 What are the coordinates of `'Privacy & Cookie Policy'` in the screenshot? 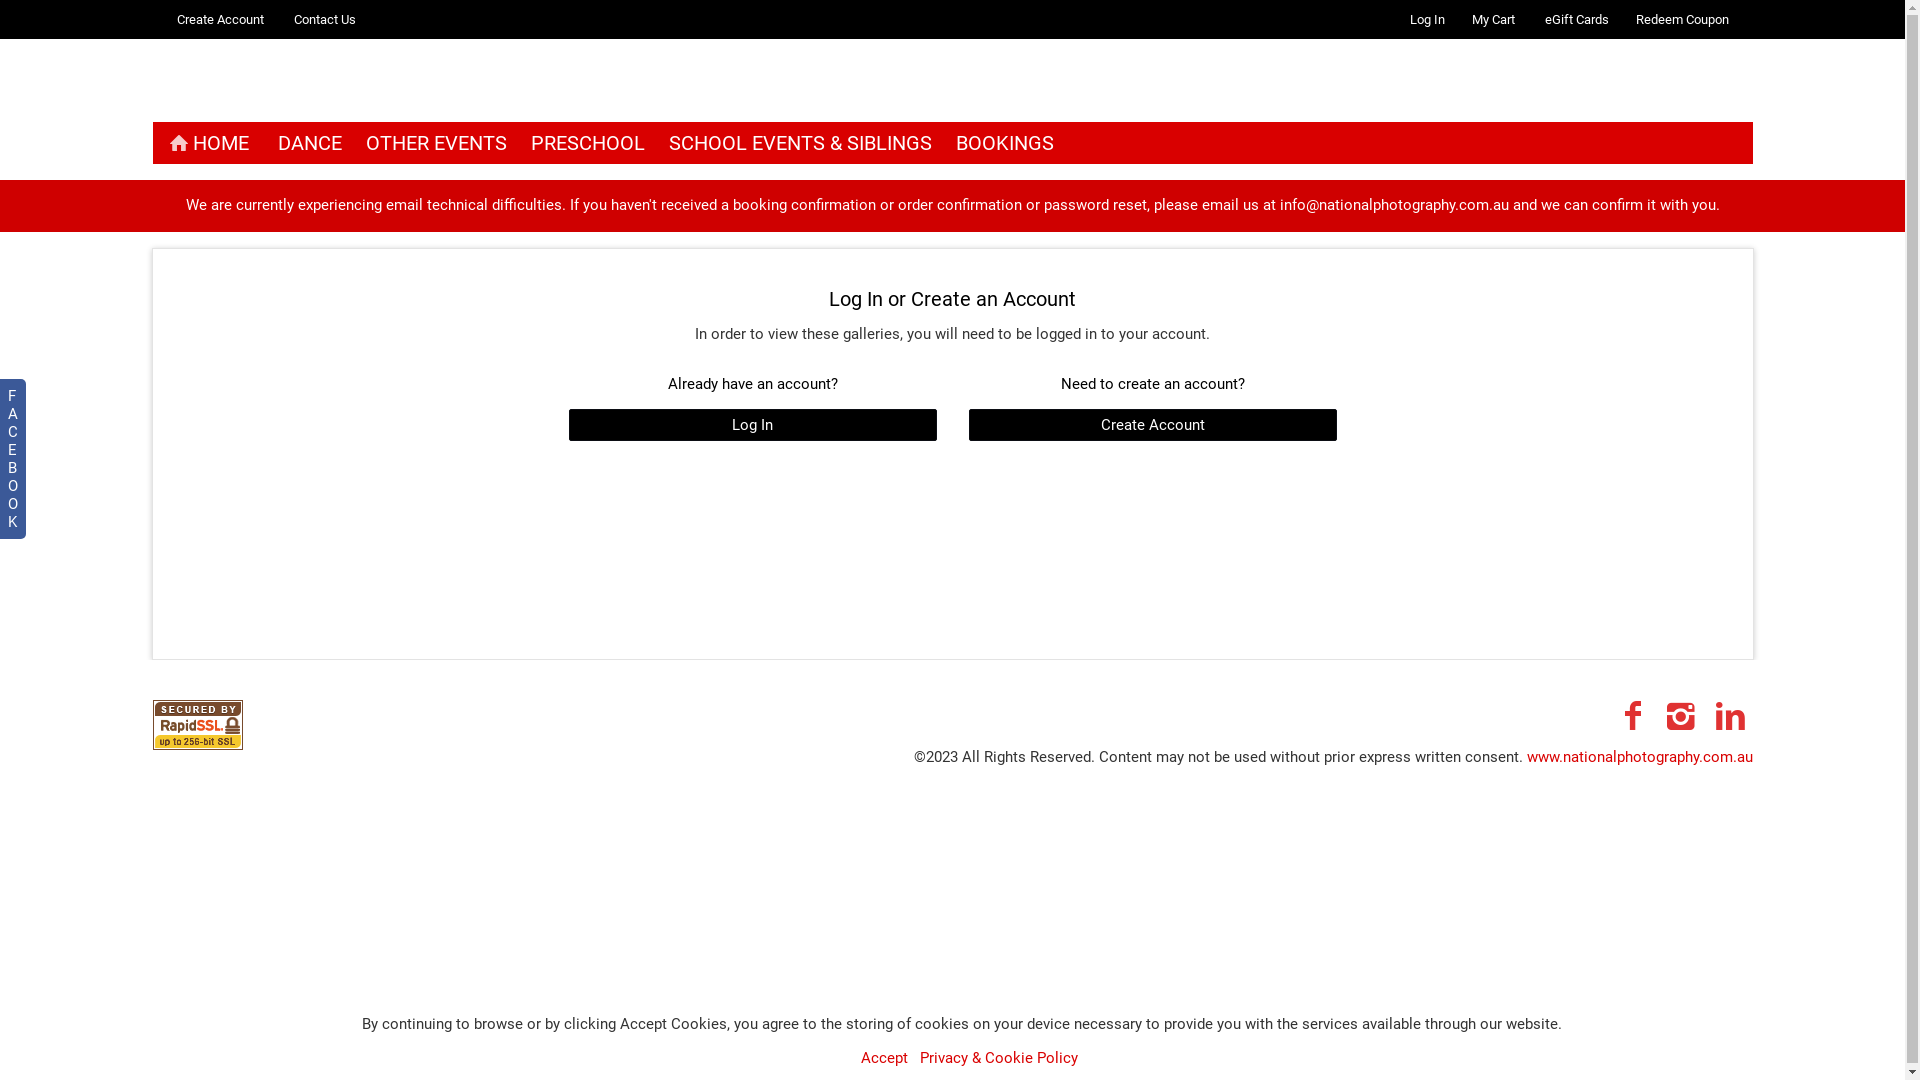 It's located at (998, 1056).